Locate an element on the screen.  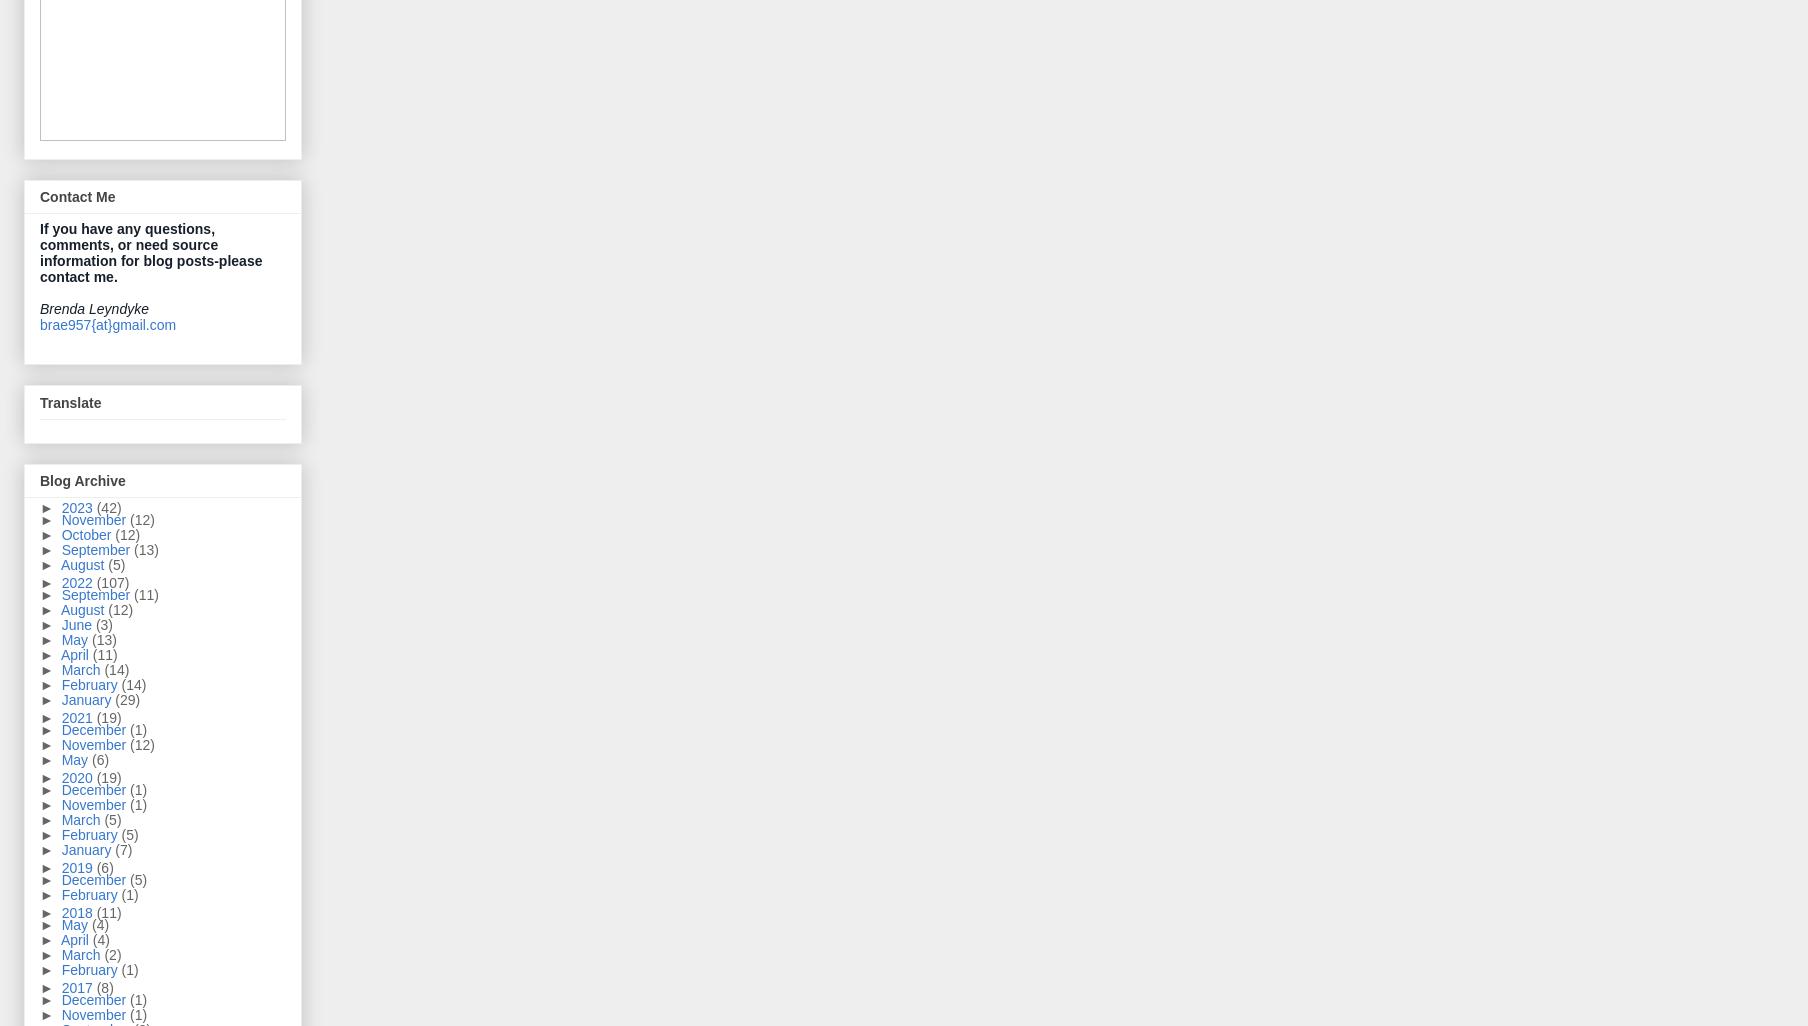
'2023' is located at coordinates (77, 506).